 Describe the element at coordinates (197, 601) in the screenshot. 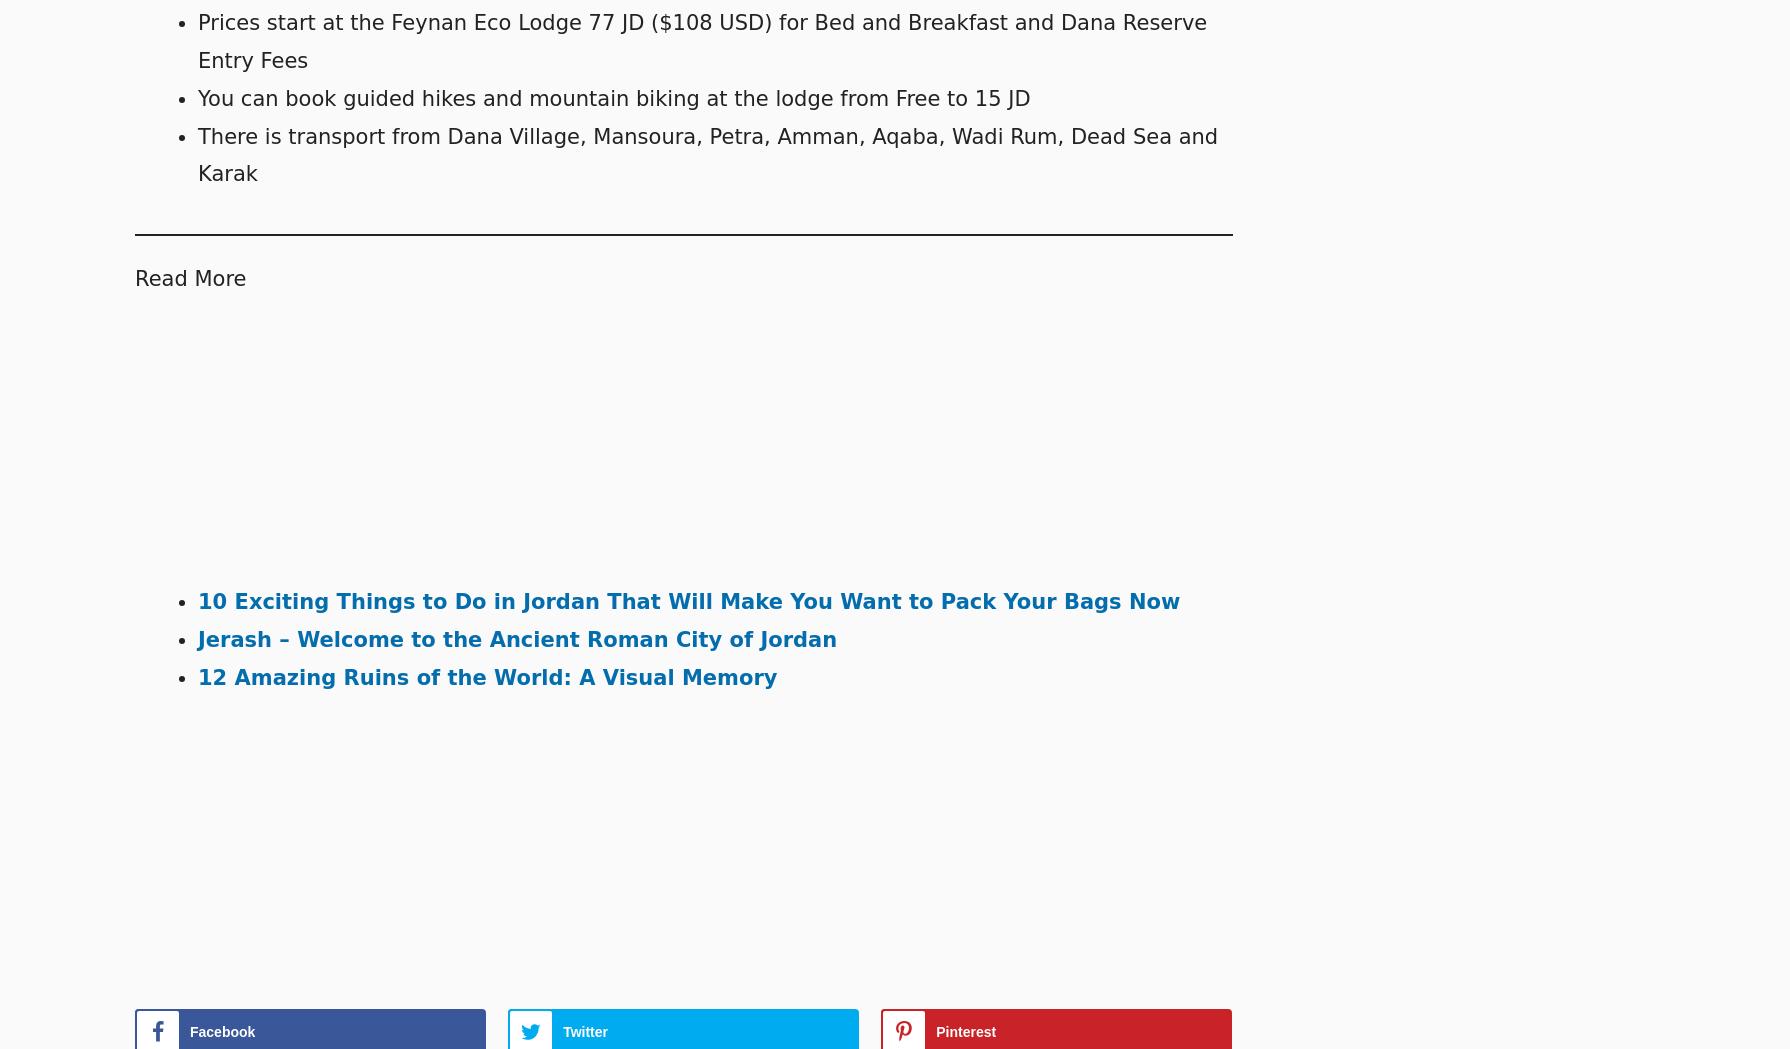

I see `'10 Exciting Things to Do in Jordan That Will Make You Want to Pack Your Bags Now'` at that location.